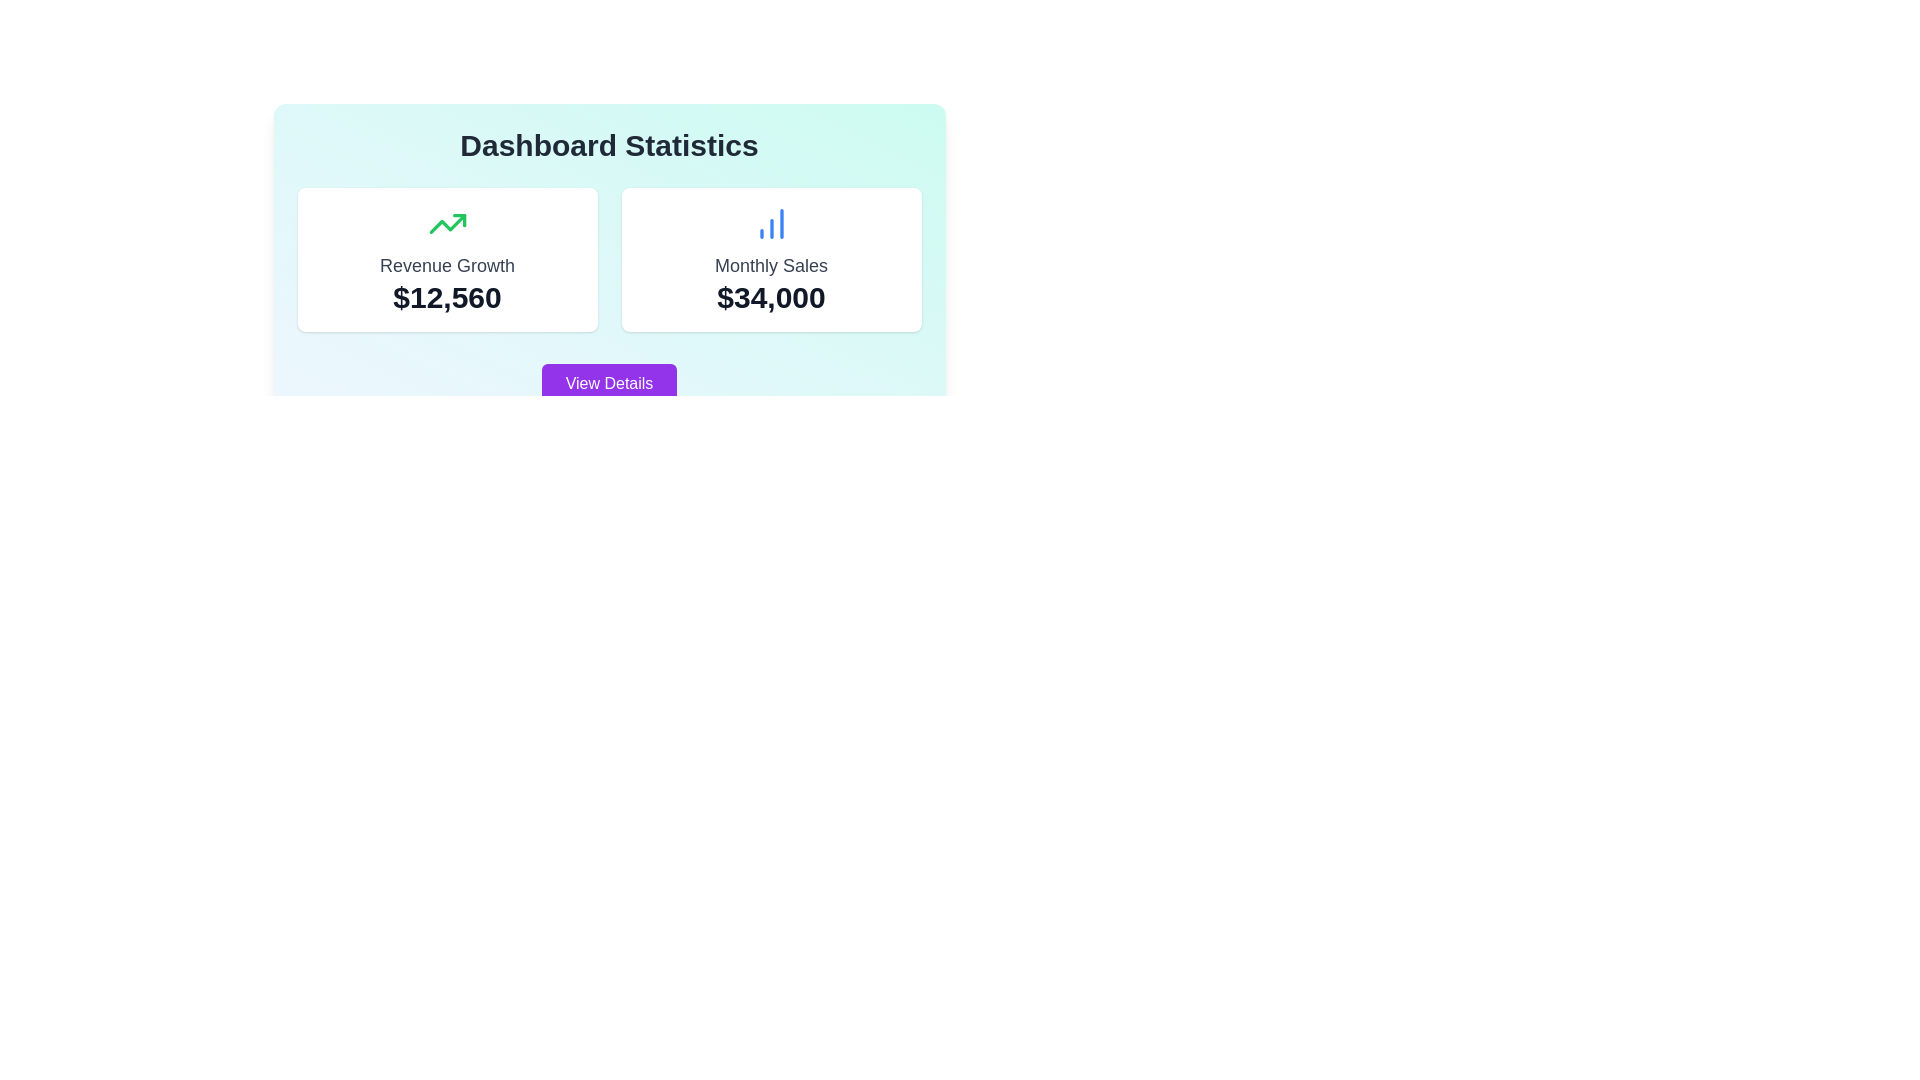 This screenshot has width=1920, height=1080. What do you see at coordinates (446, 265) in the screenshot?
I see `label text positioned centrally in the left card, above the '$12,560' text and below the upward arrow icon` at bounding box center [446, 265].